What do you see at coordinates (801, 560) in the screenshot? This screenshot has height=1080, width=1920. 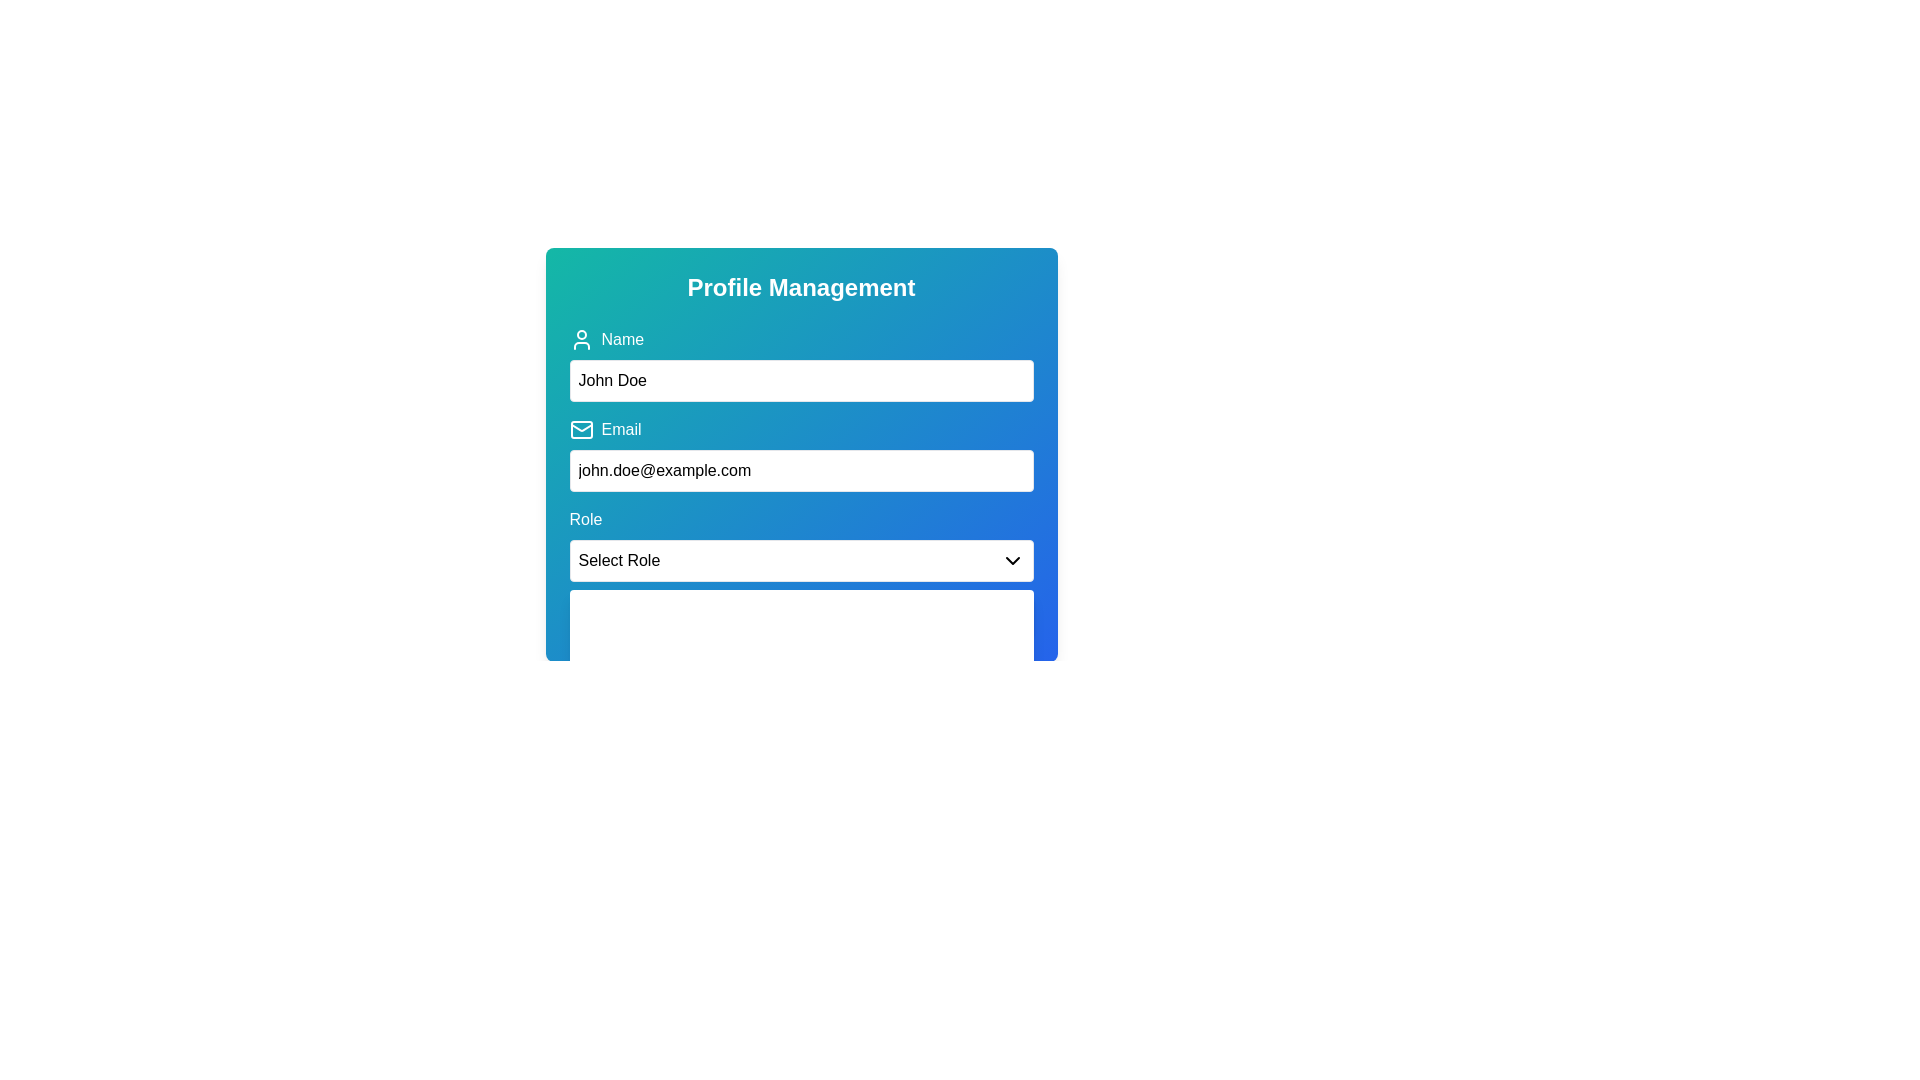 I see `the Dropdown menu in the 'Role' section of the form layout for keyboard input` at bounding box center [801, 560].